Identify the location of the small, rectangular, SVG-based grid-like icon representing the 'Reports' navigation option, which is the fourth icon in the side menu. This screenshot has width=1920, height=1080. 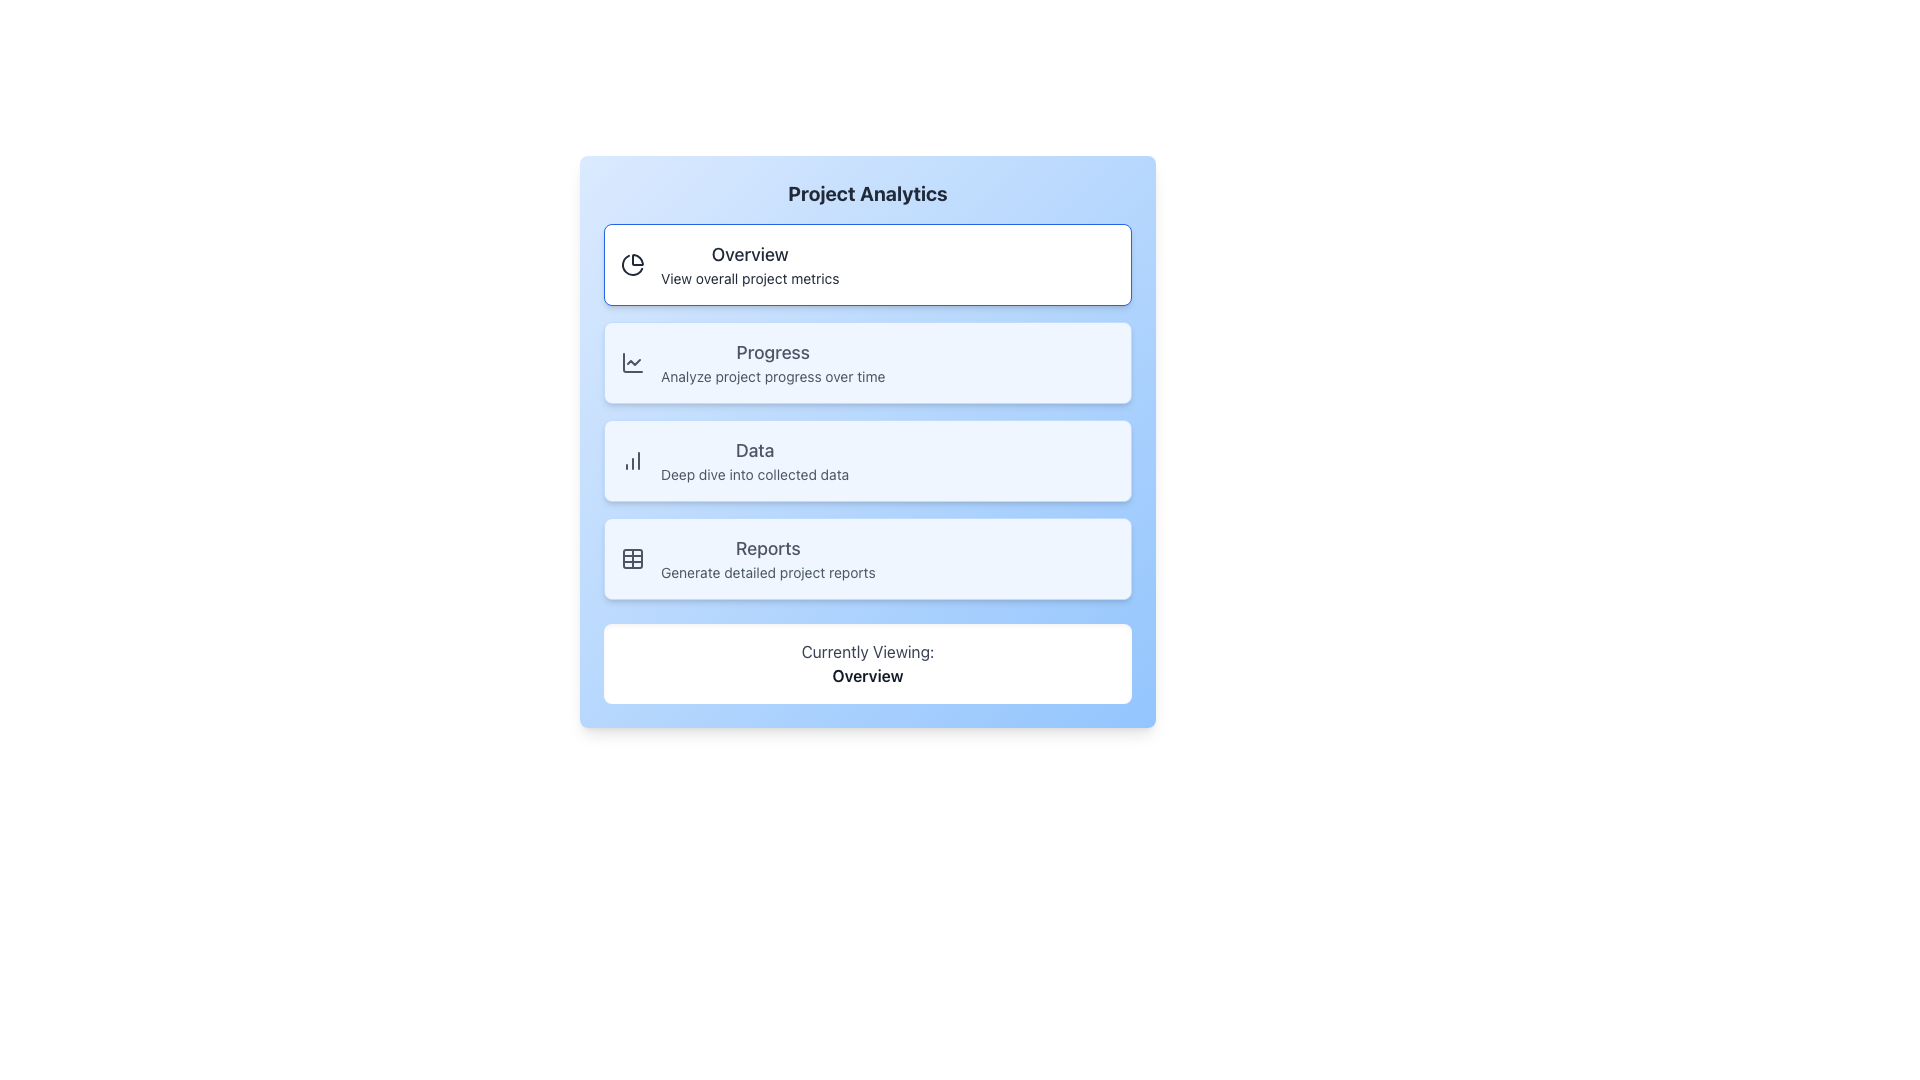
(632, 559).